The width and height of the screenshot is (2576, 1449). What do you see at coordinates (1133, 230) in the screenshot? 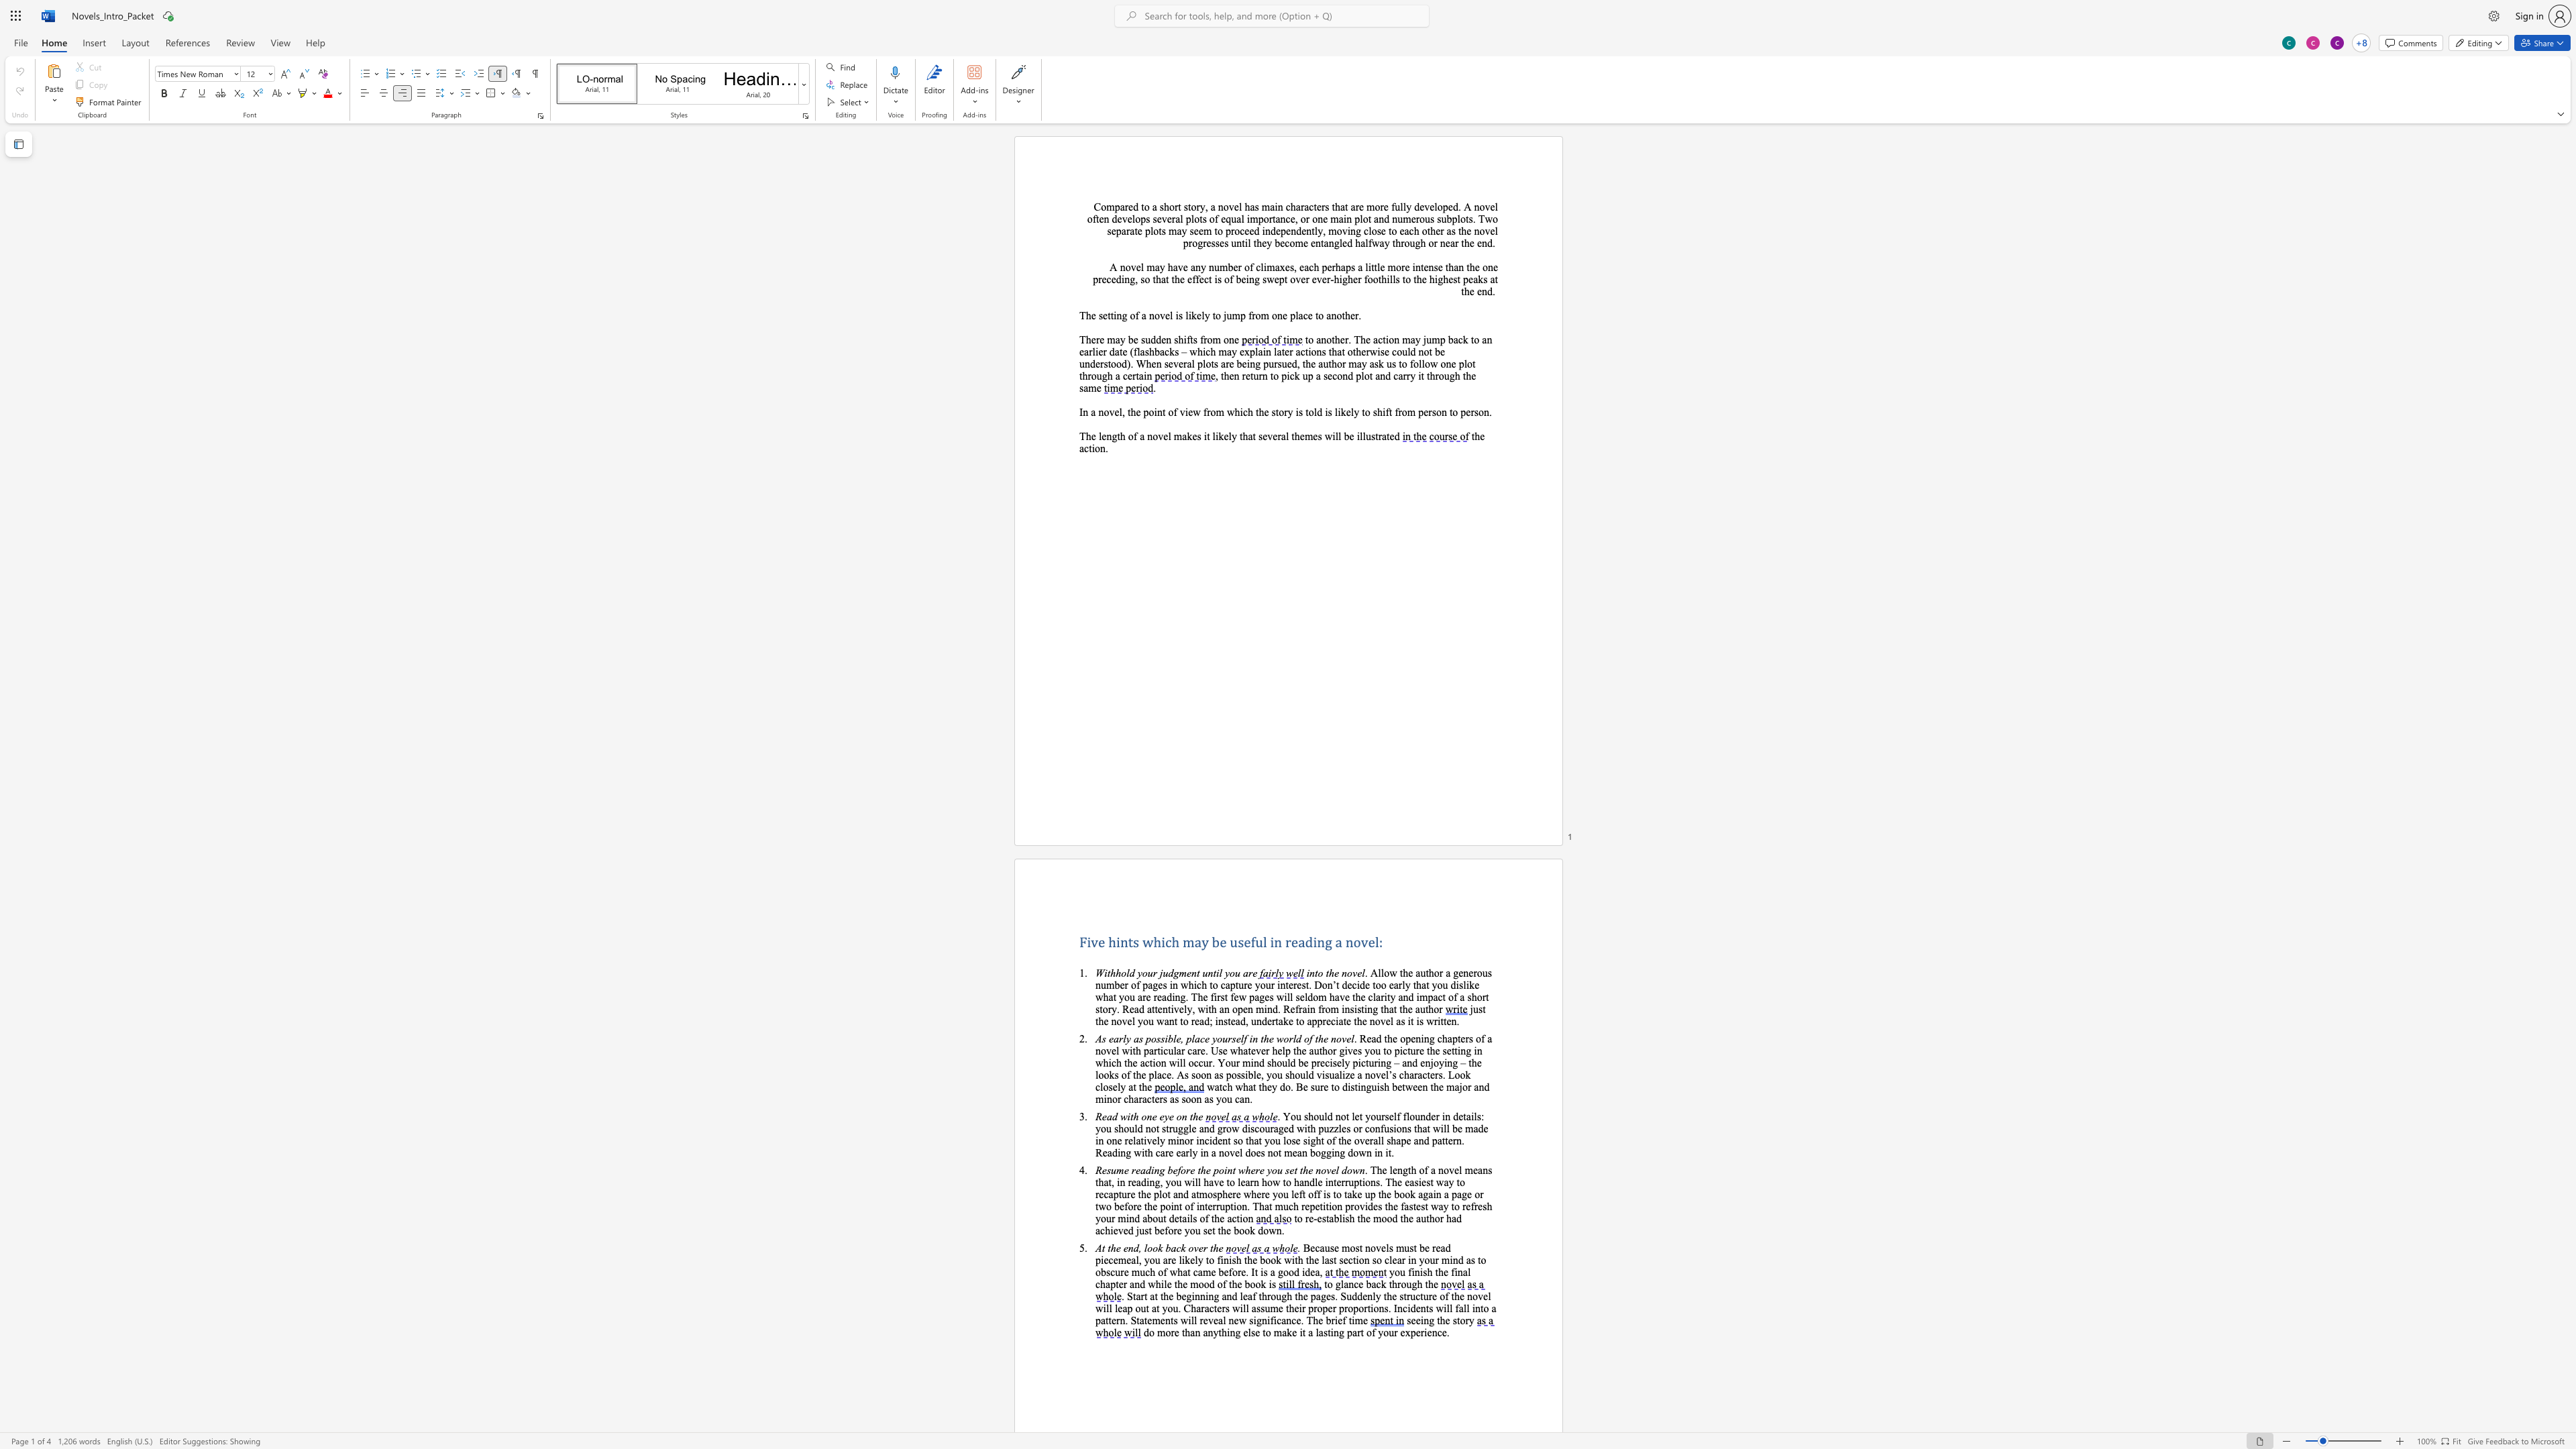
I see `the space between the continuous character "a" and "t" in the text` at bounding box center [1133, 230].